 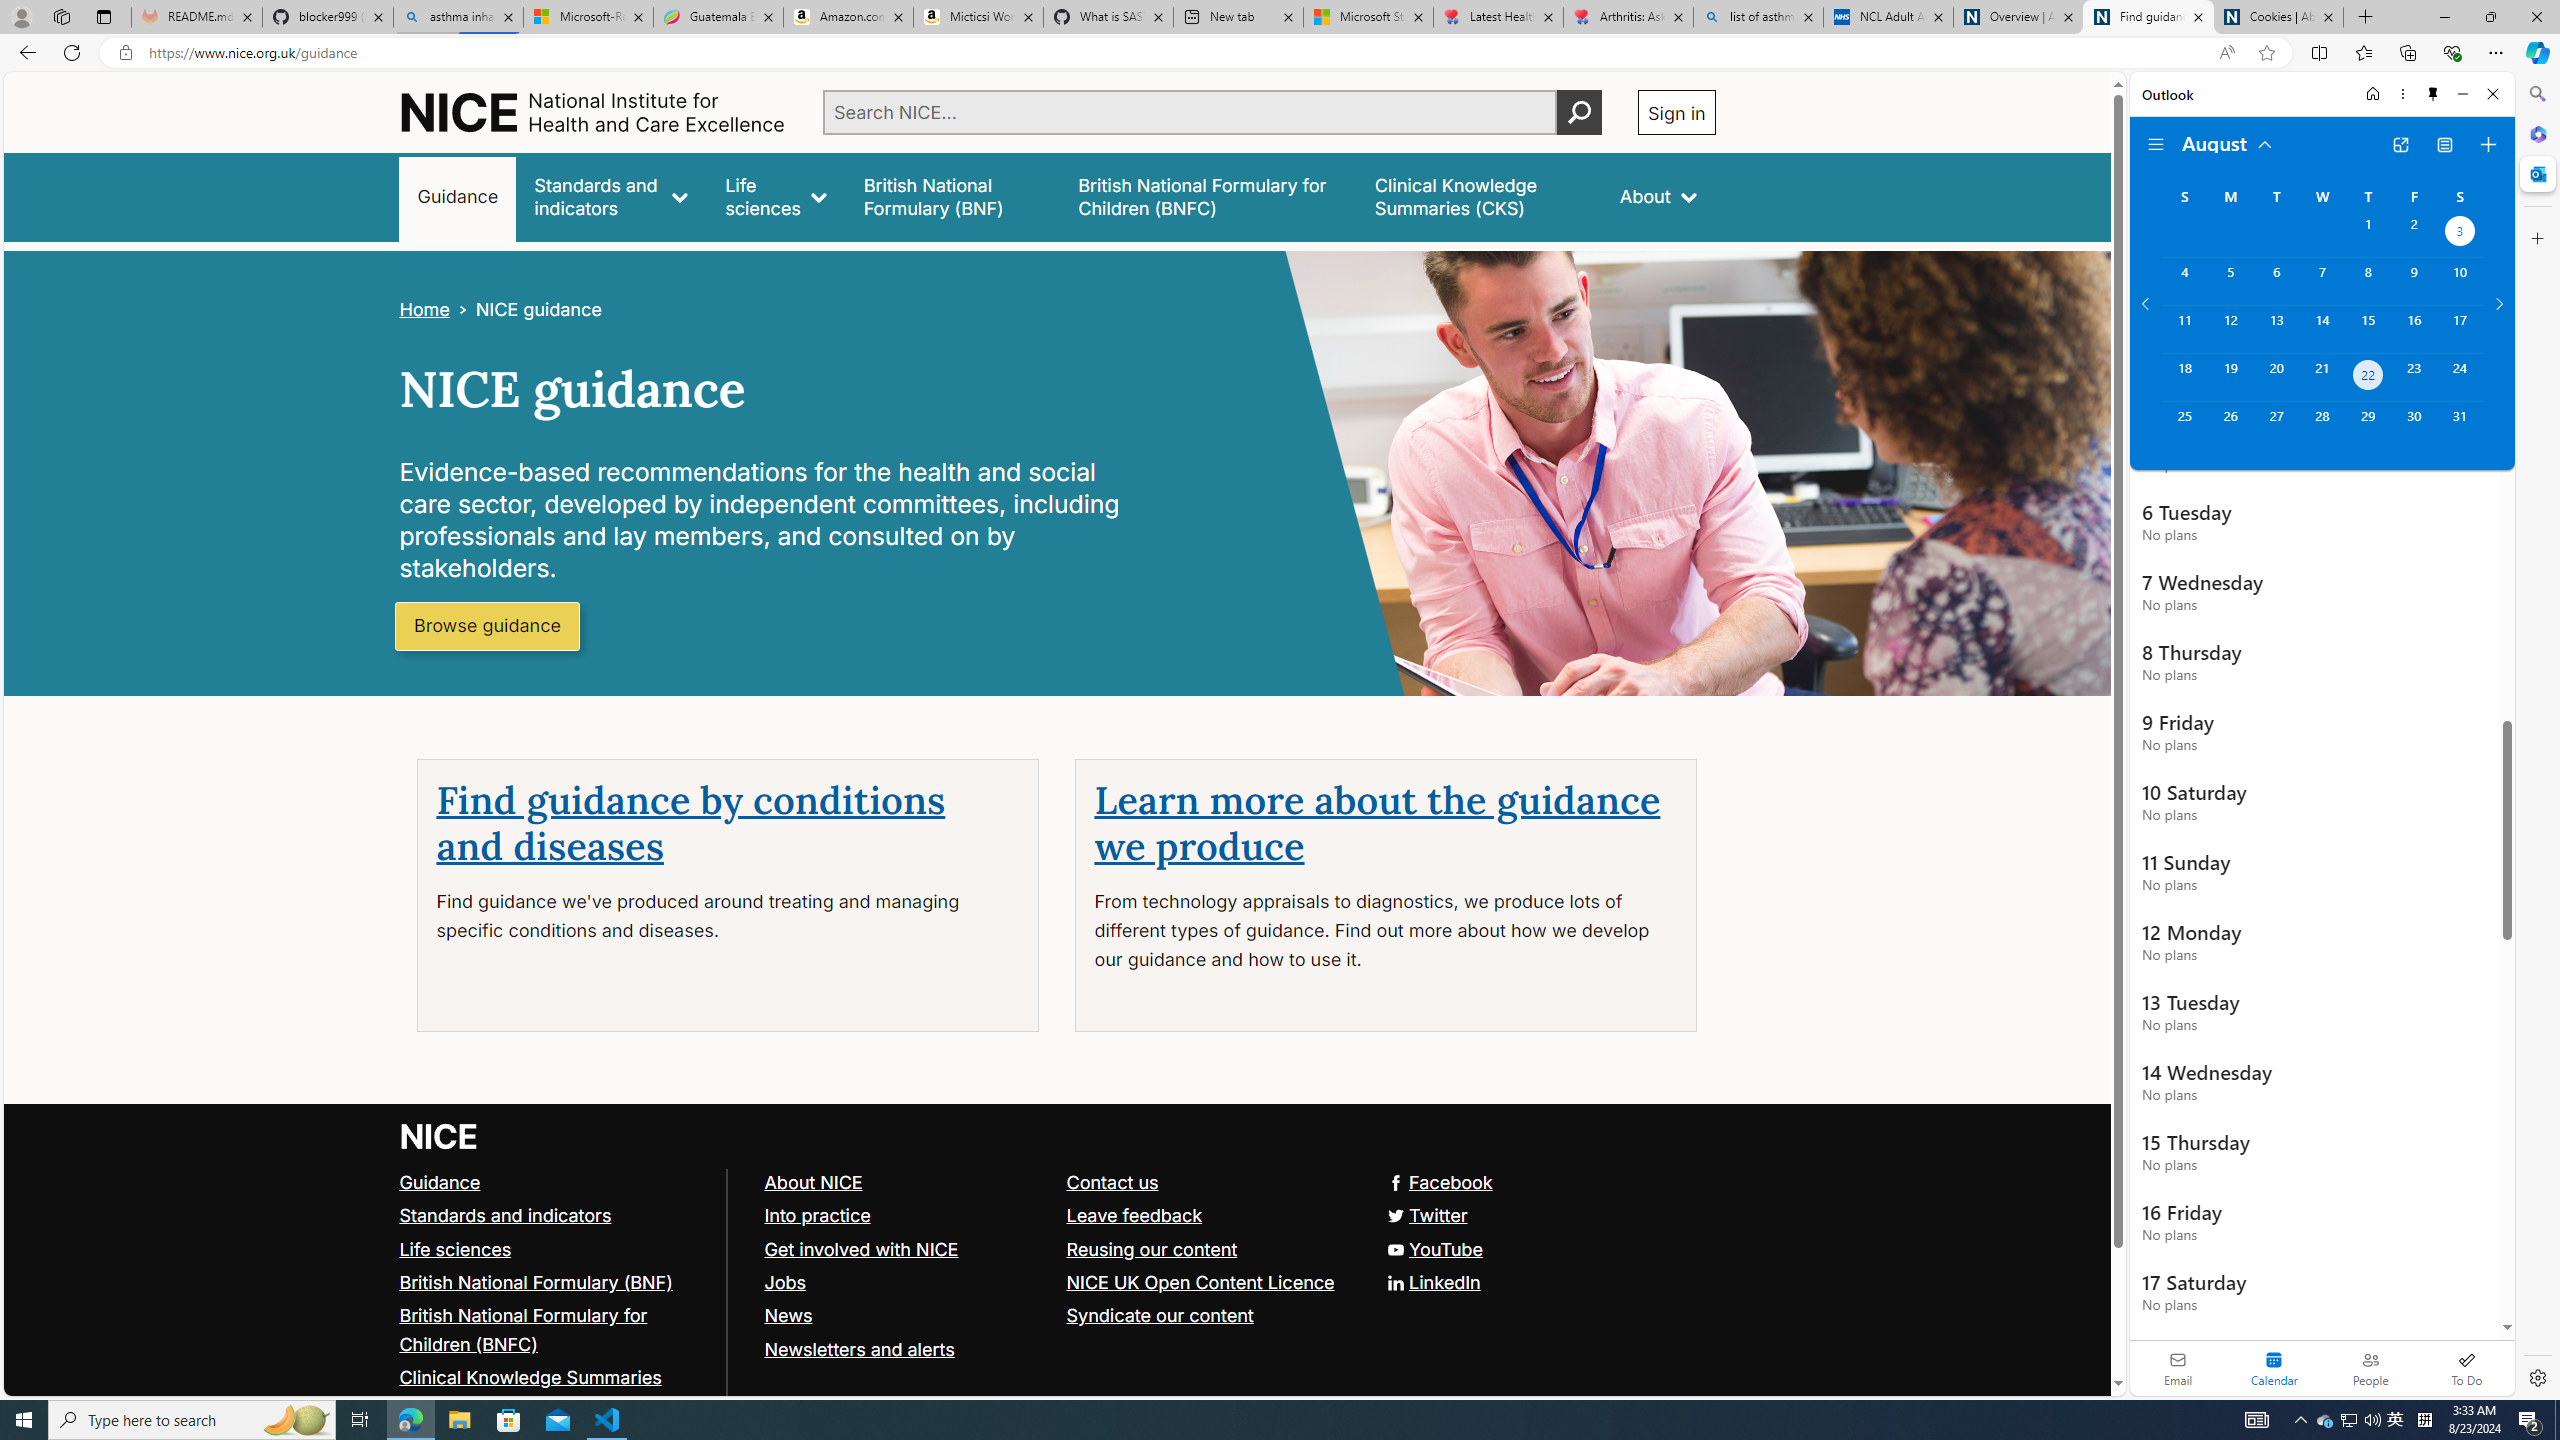 What do you see at coordinates (1656, 196) in the screenshot?
I see `'About'` at bounding box center [1656, 196].